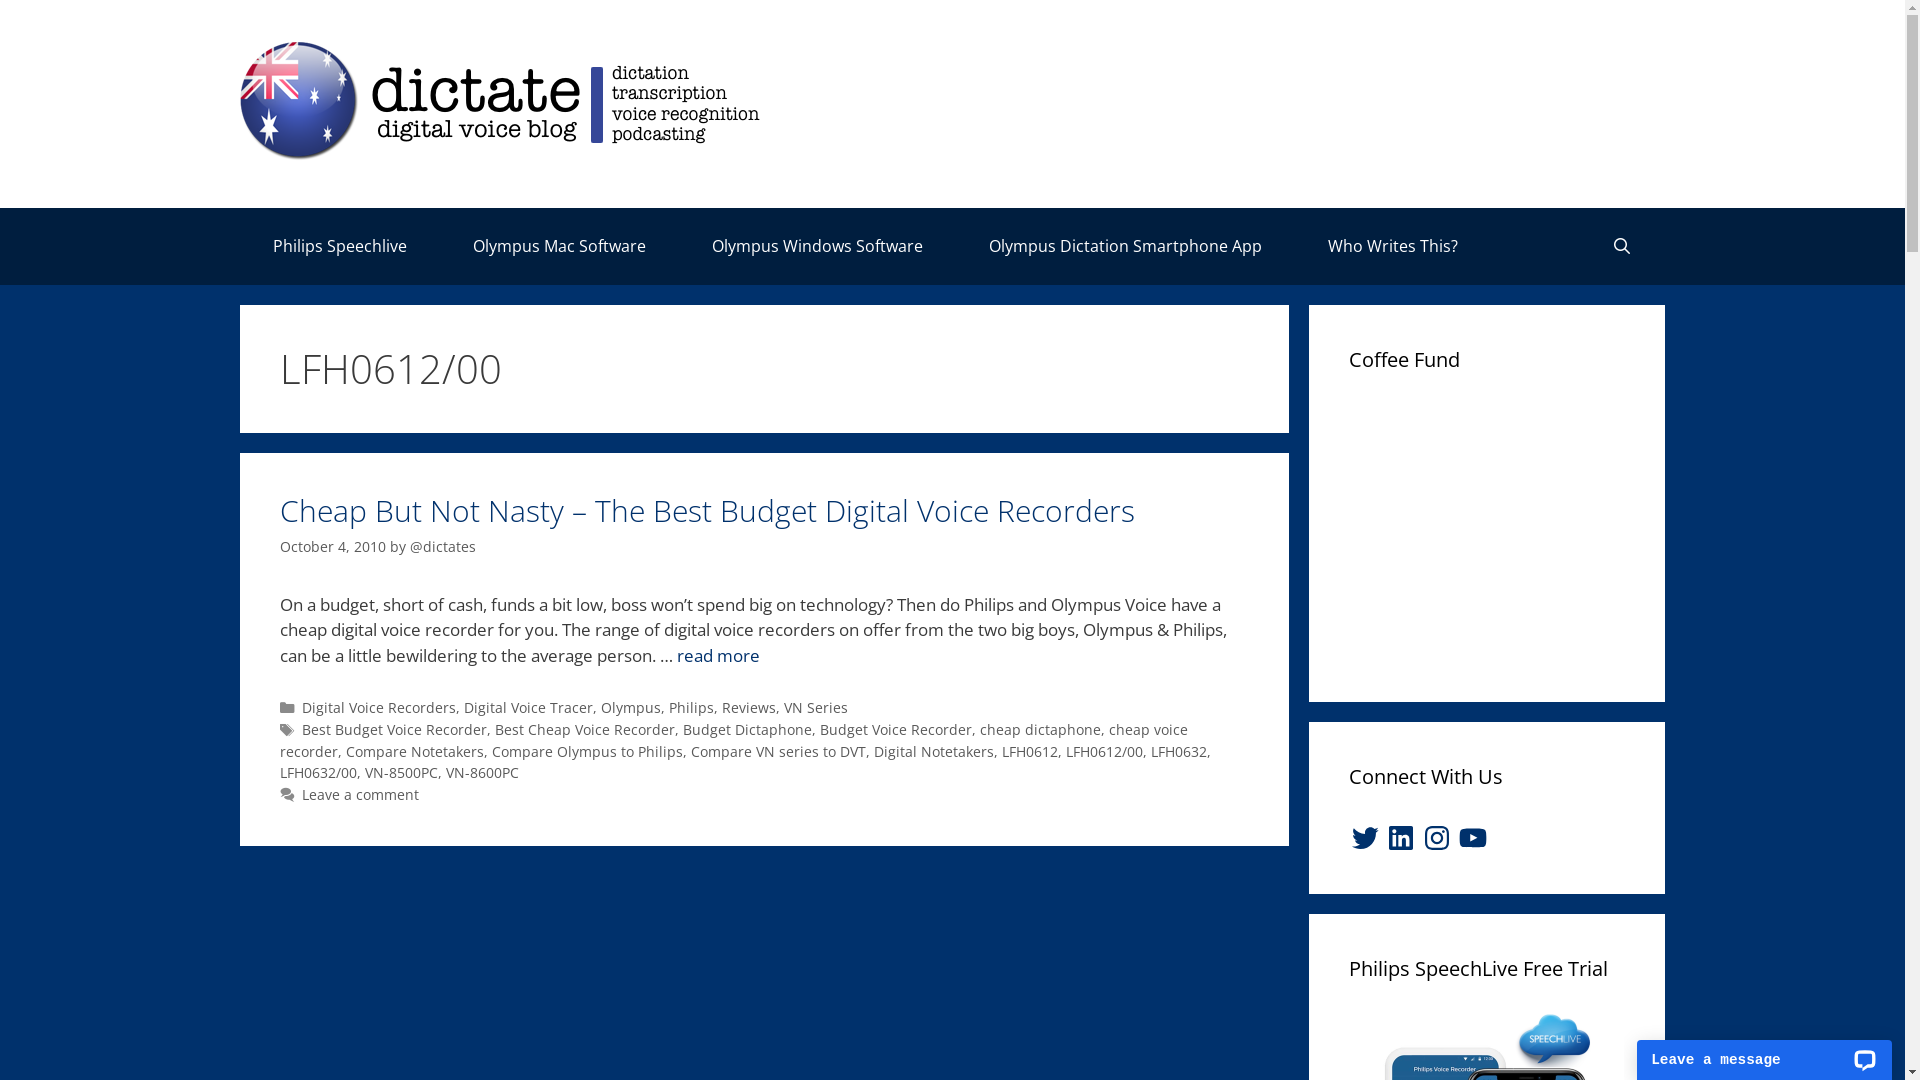  What do you see at coordinates (1002, 751) in the screenshot?
I see `'LFH0612'` at bounding box center [1002, 751].